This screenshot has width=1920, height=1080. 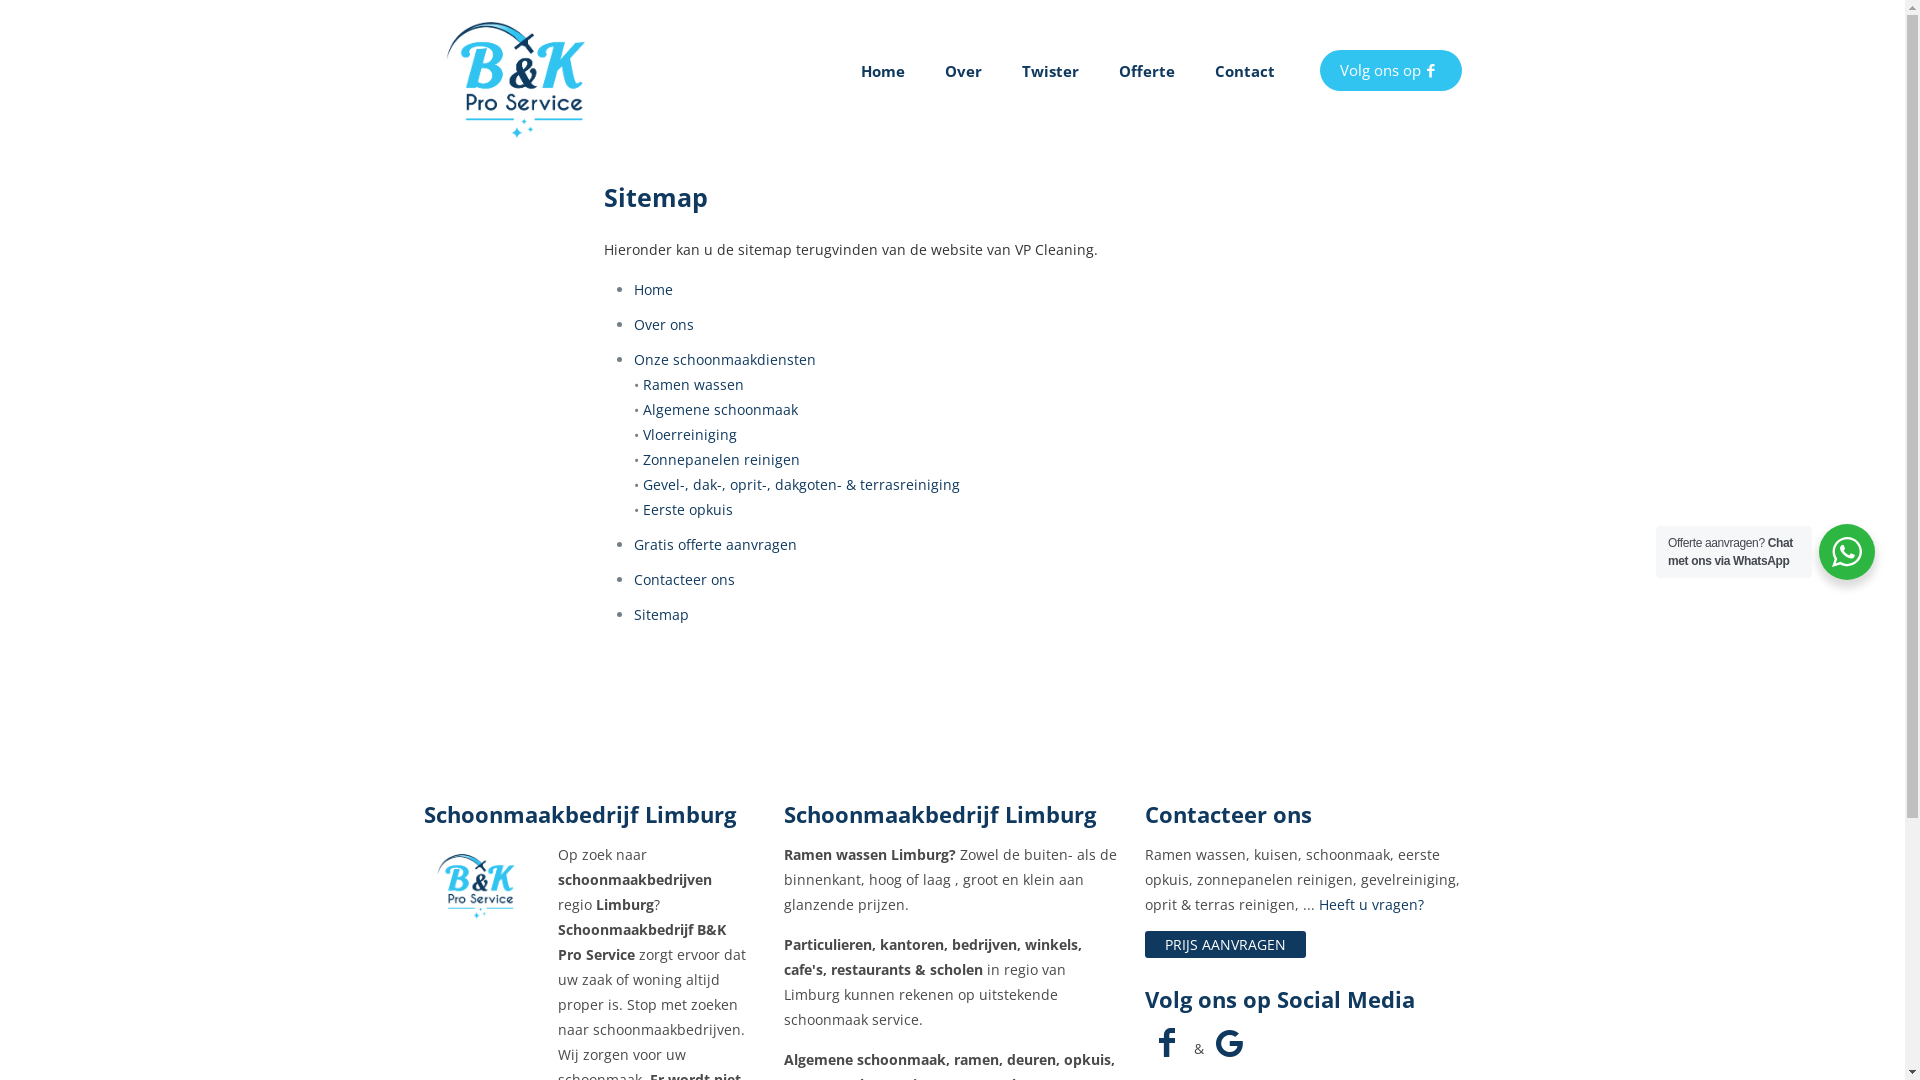 What do you see at coordinates (1146, 69) in the screenshot?
I see `'Offerte'` at bounding box center [1146, 69].